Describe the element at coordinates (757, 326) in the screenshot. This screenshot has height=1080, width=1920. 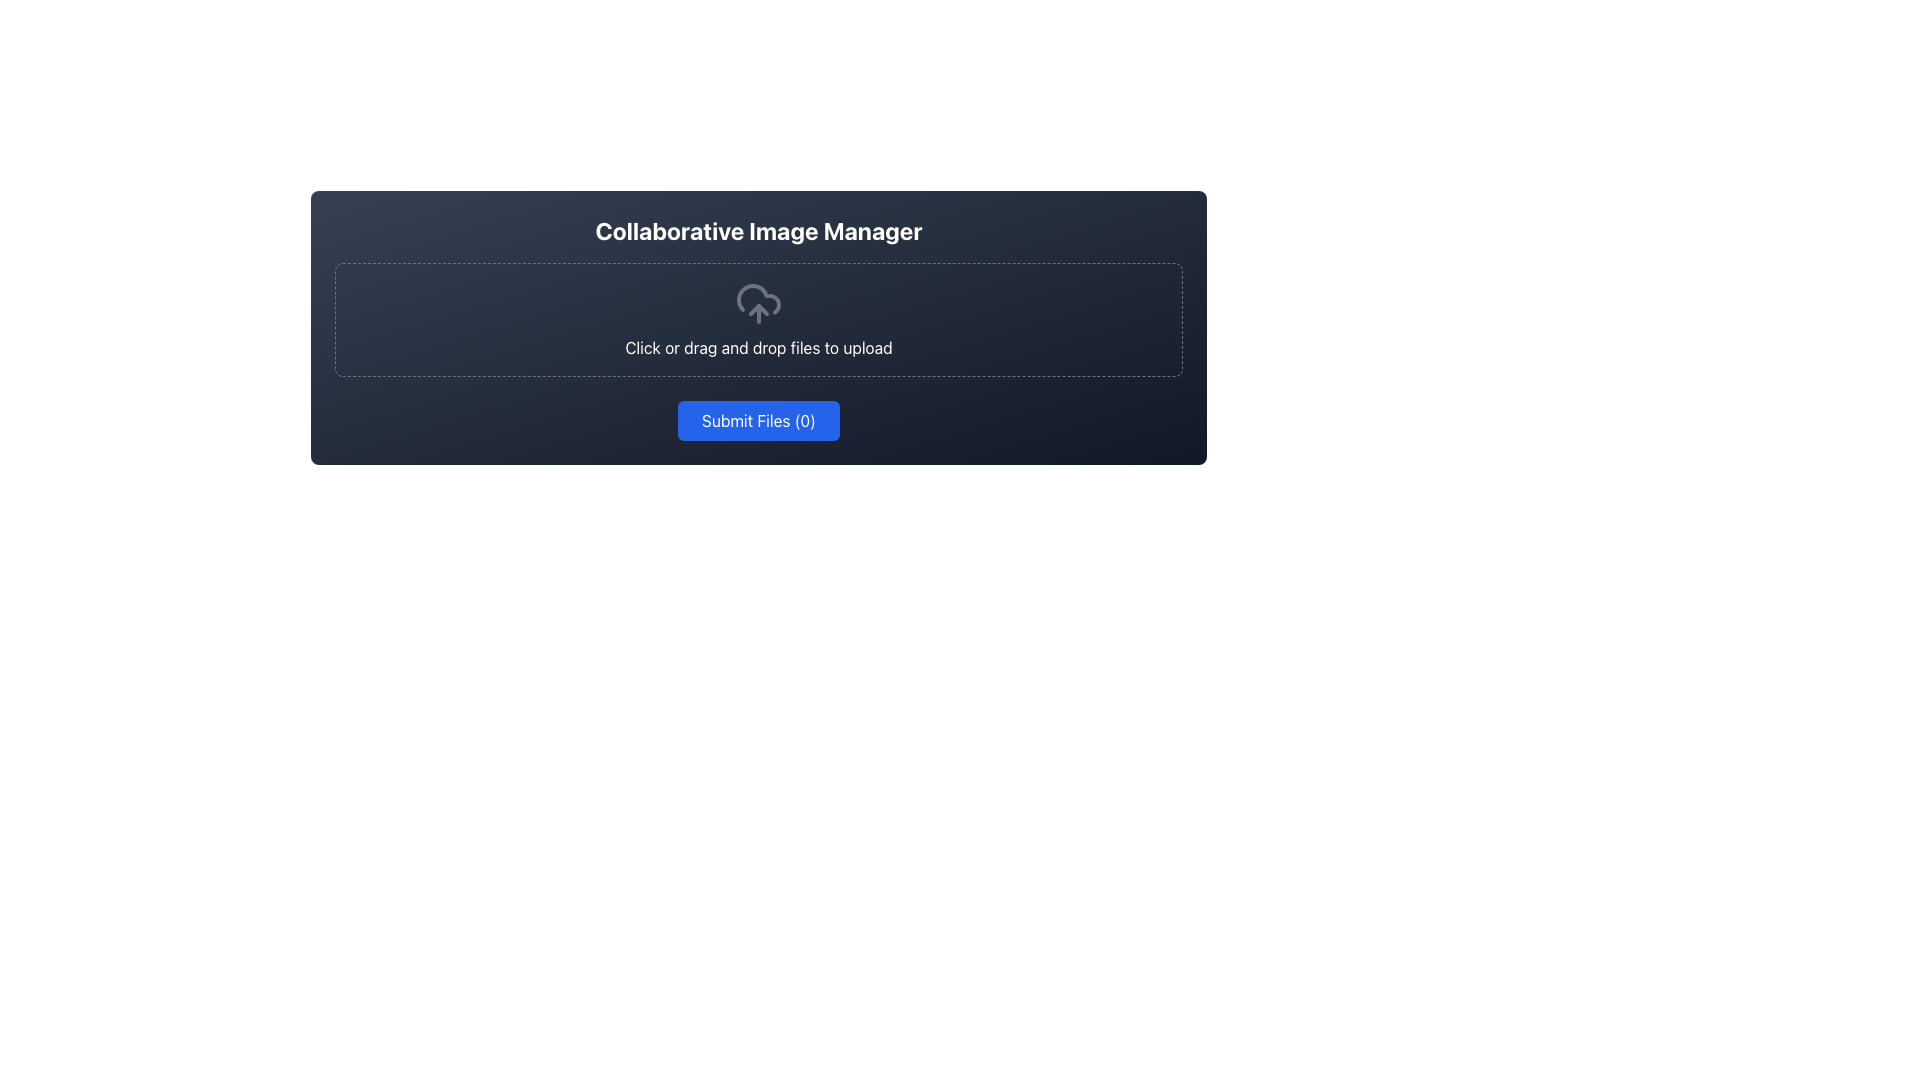
I see `and drop files into the interactive file upload area located centrally in the application layout, positioned below the header` at that location.